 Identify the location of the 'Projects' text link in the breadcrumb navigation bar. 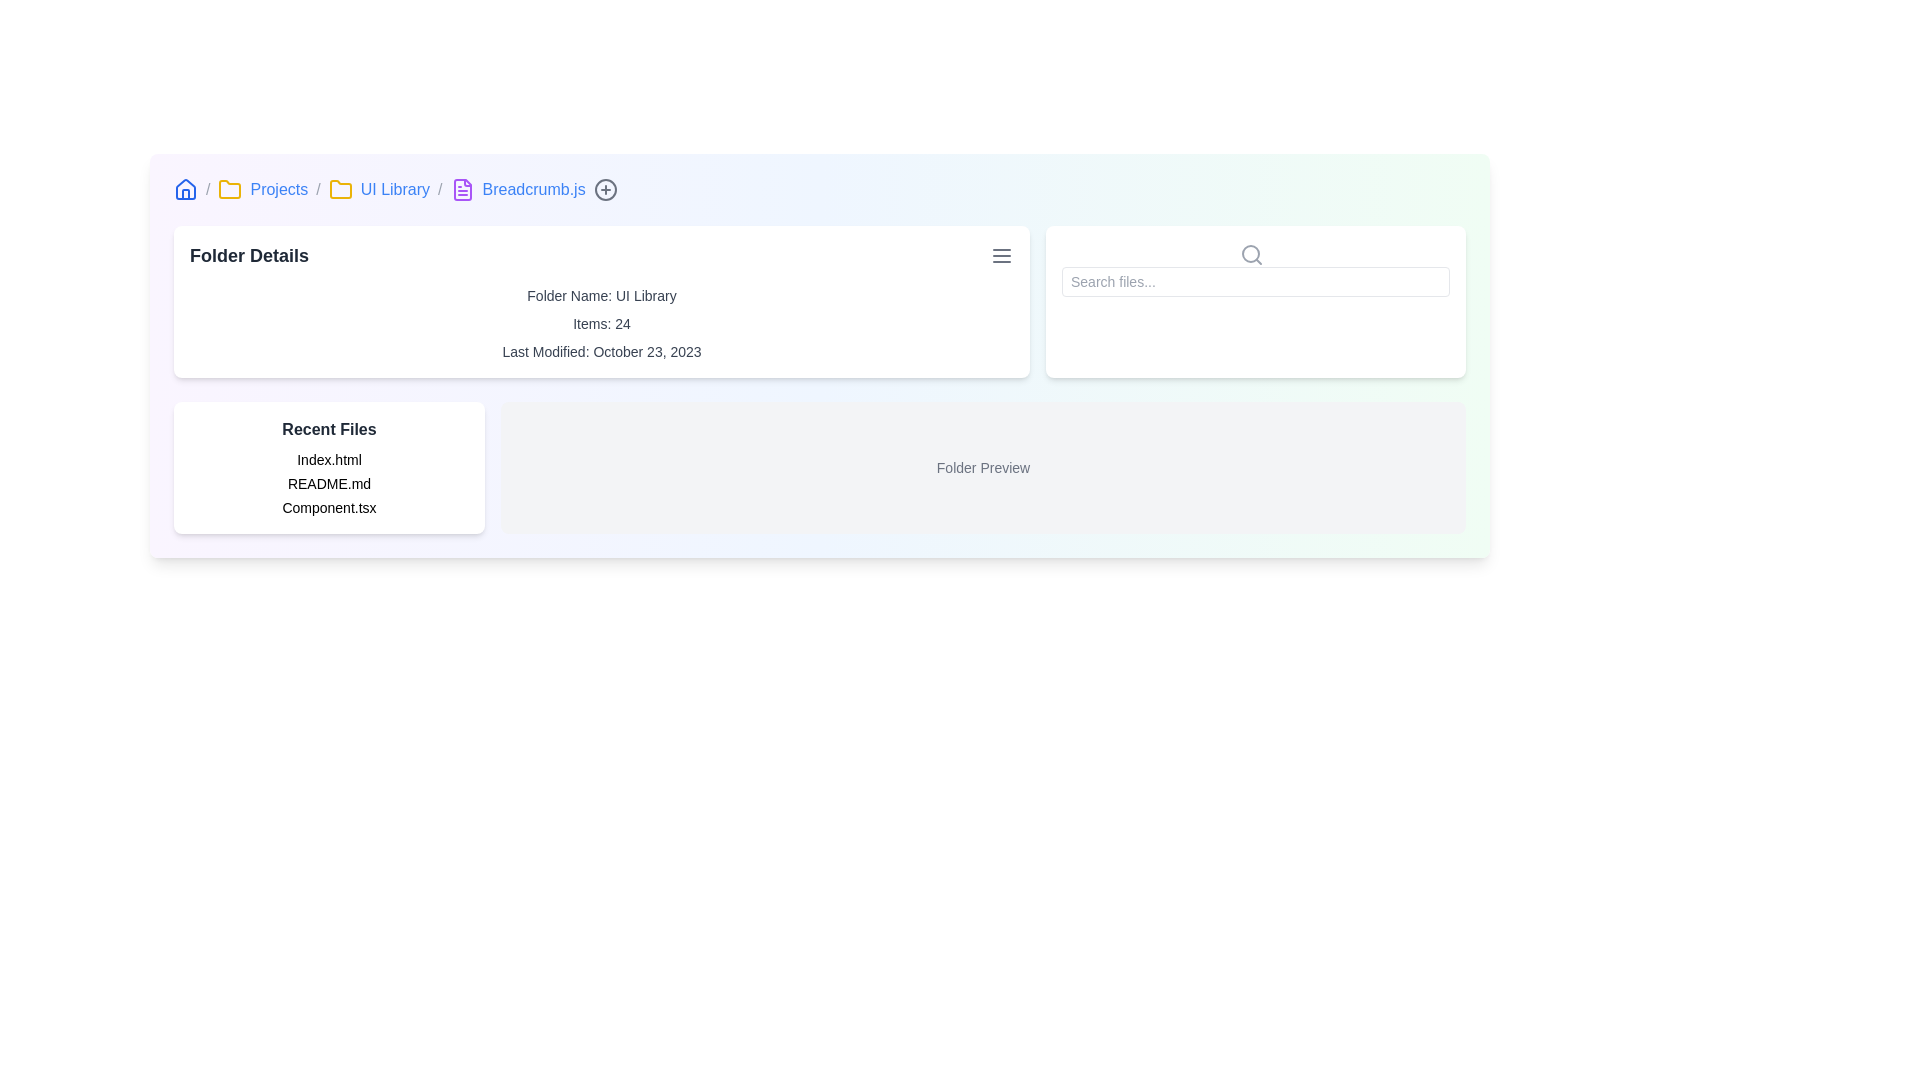
(278, 189).